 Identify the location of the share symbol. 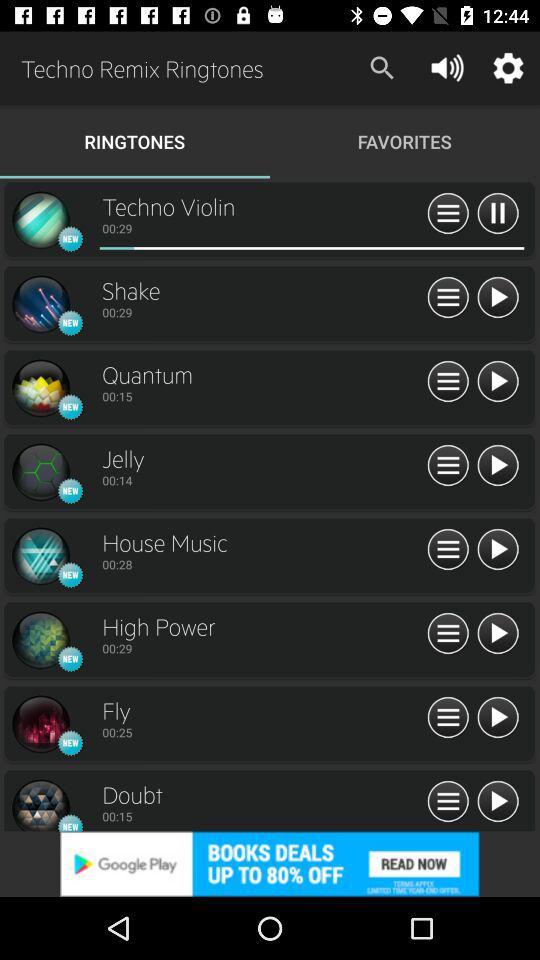
(448, 381).